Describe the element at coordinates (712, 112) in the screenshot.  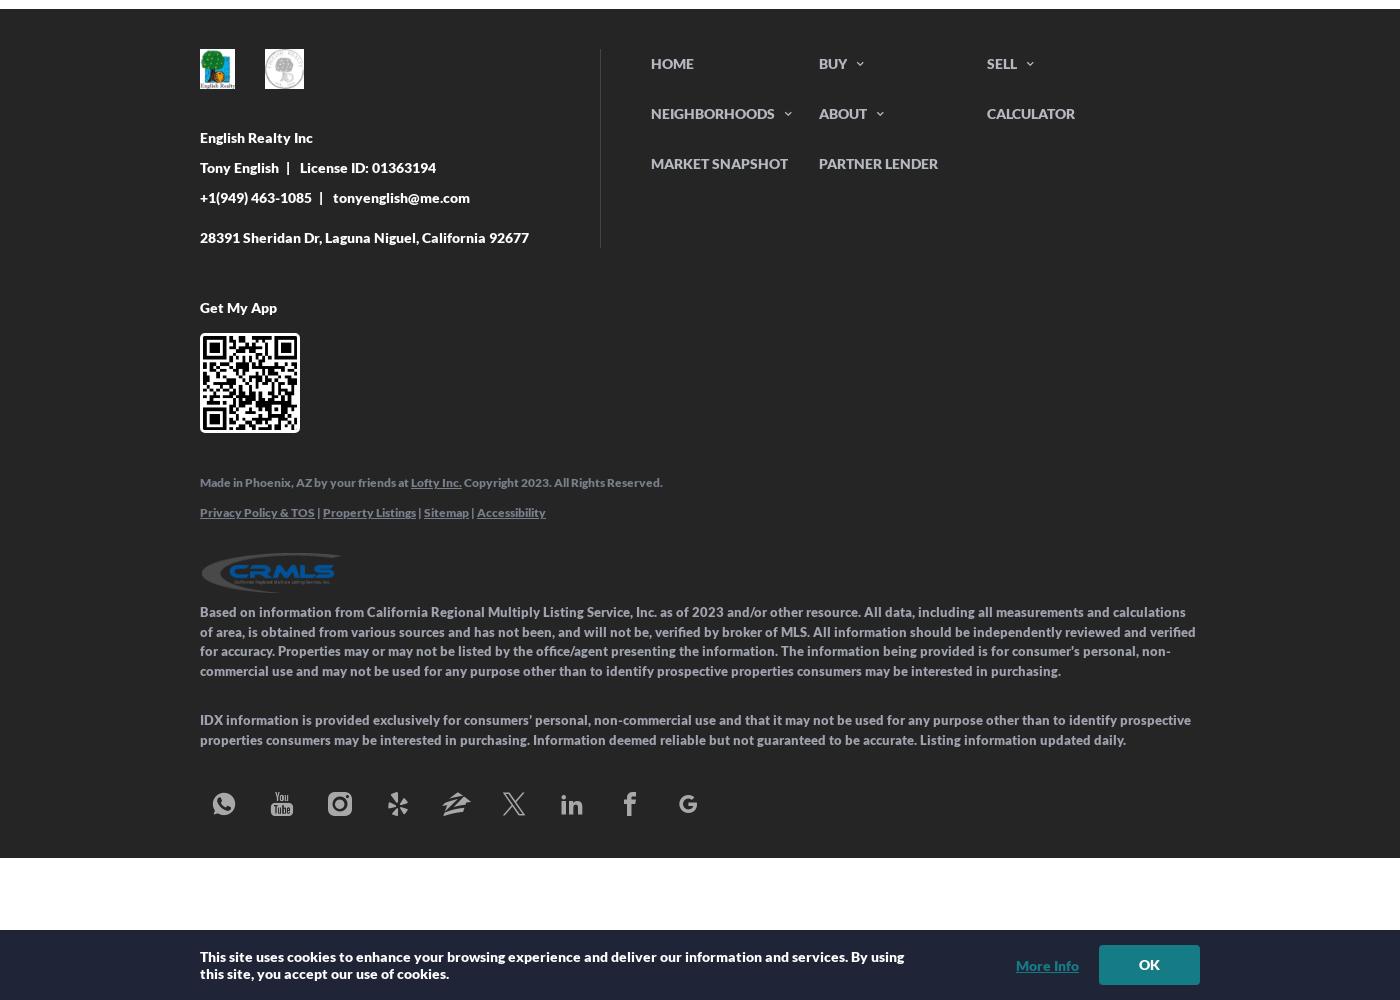
I see `'Neighborhoods'` at that location.